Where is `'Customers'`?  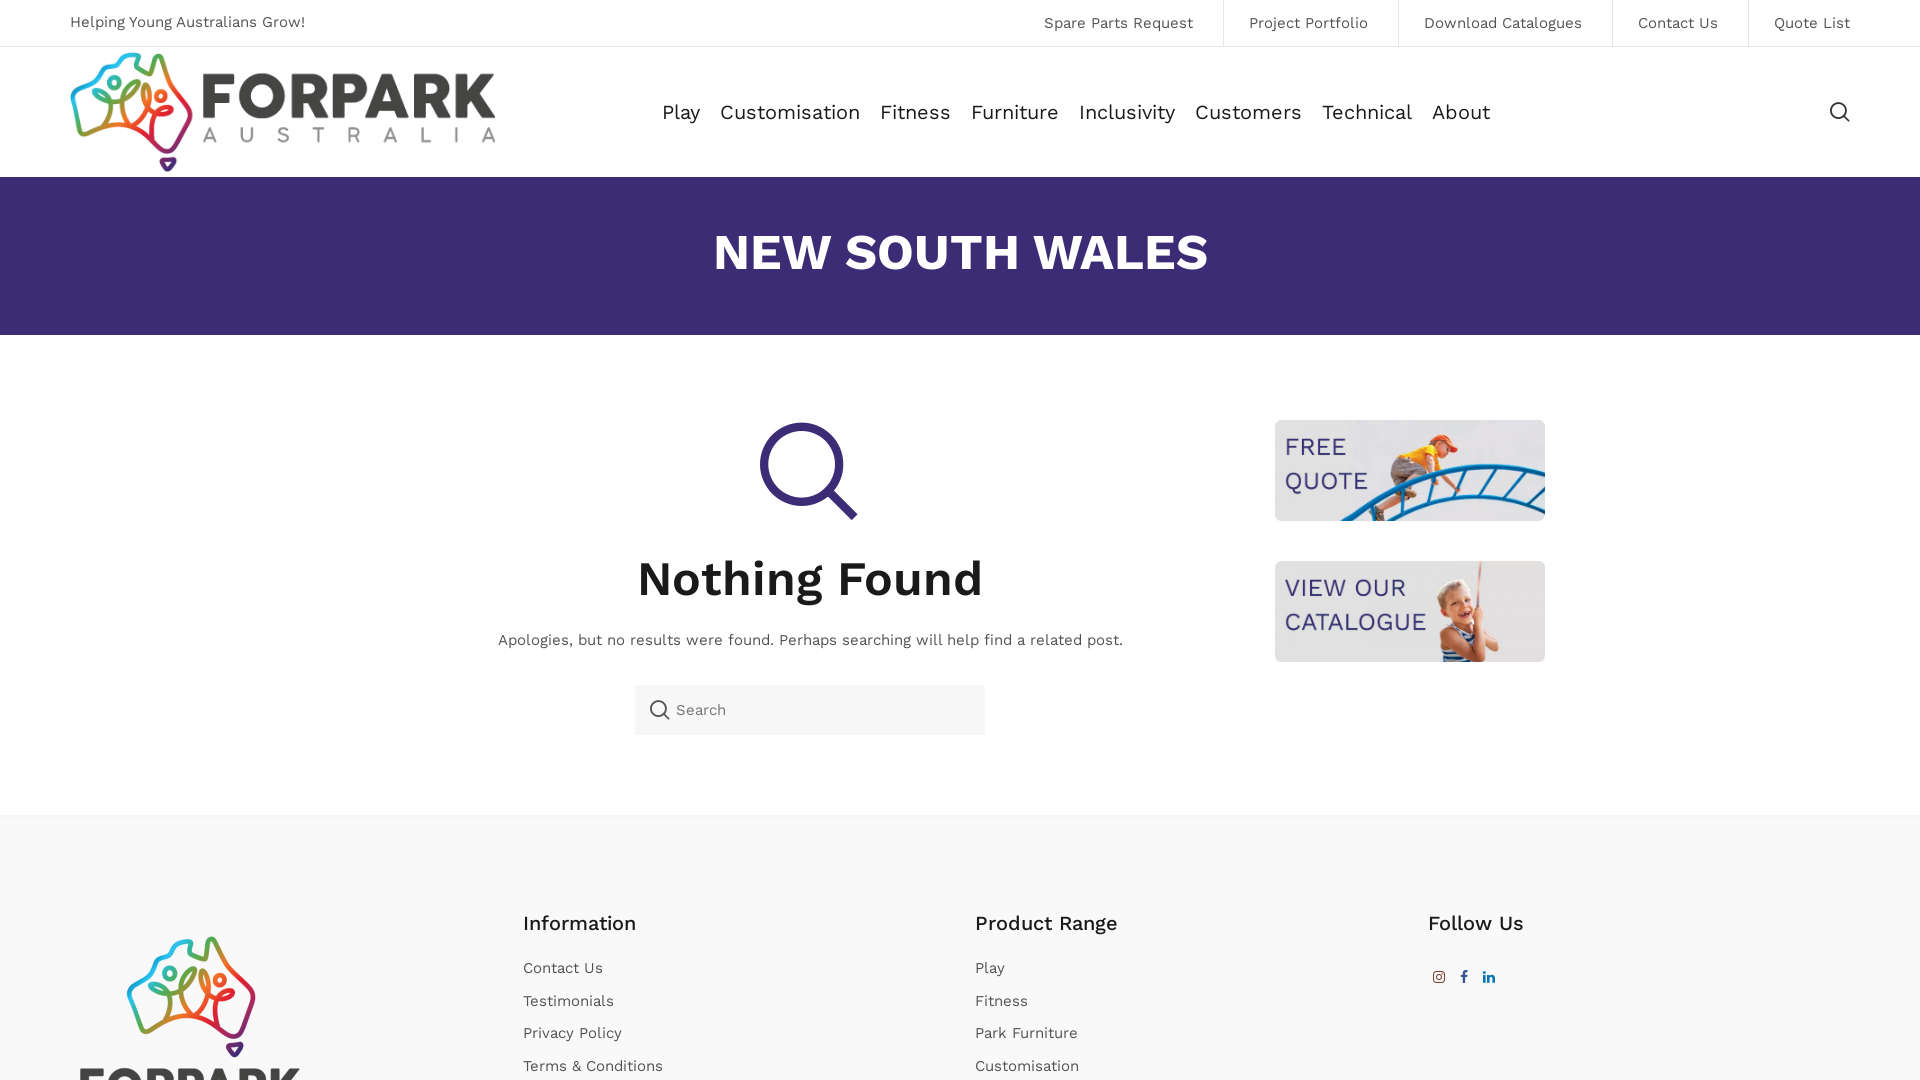
'Customers' is located at coordinates (1247, 111).